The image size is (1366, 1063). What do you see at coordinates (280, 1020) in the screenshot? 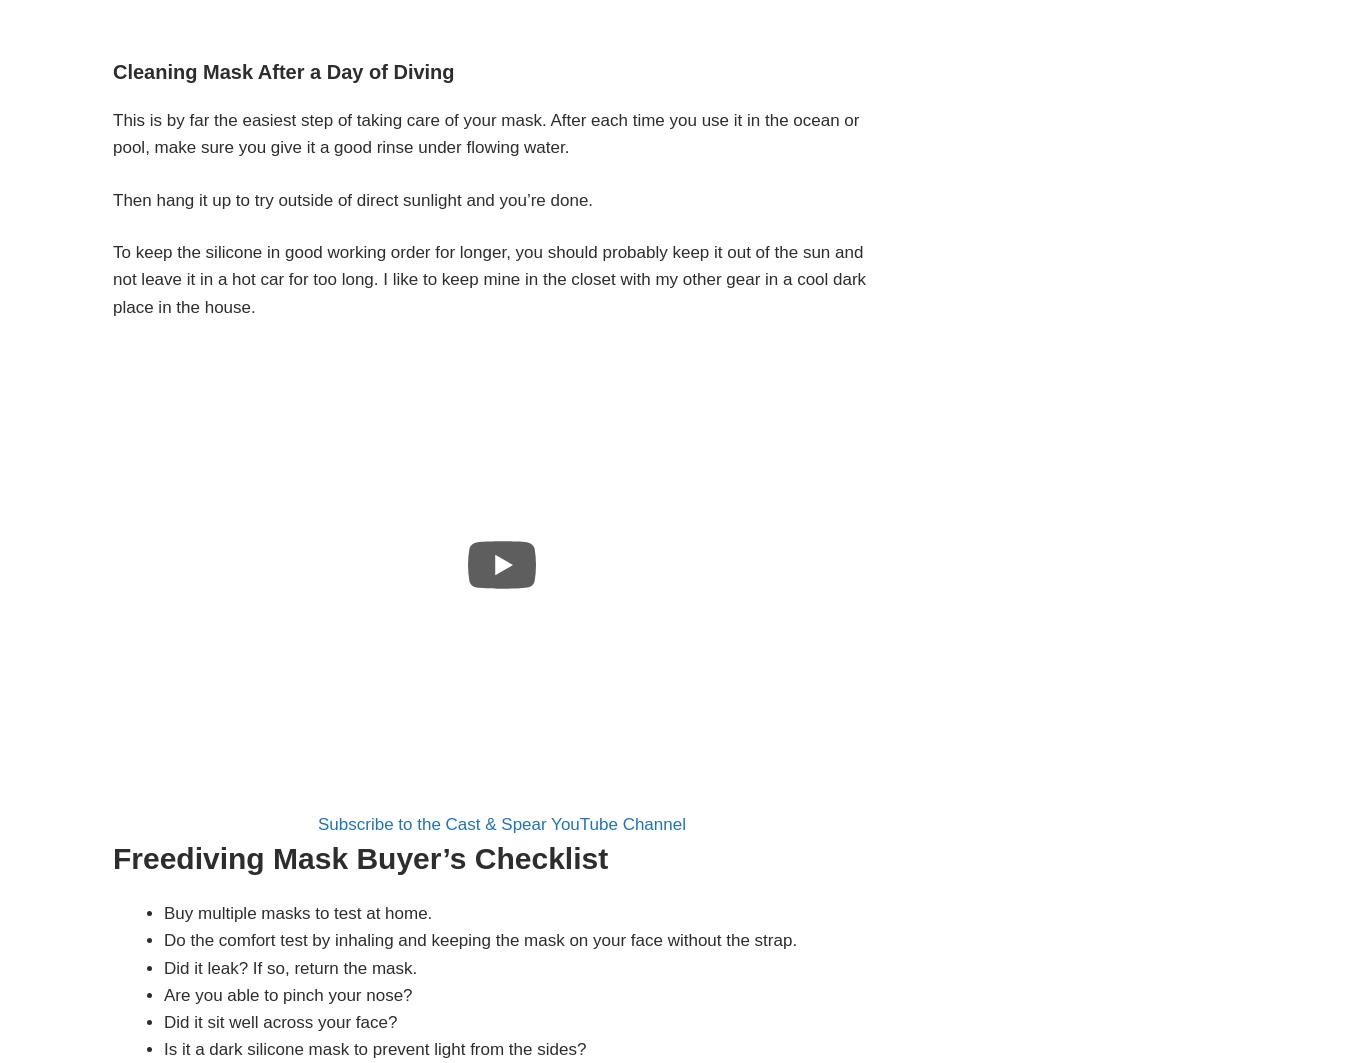
I see `'Did it sit well across your face?'` at bounding box center [280, 1020].